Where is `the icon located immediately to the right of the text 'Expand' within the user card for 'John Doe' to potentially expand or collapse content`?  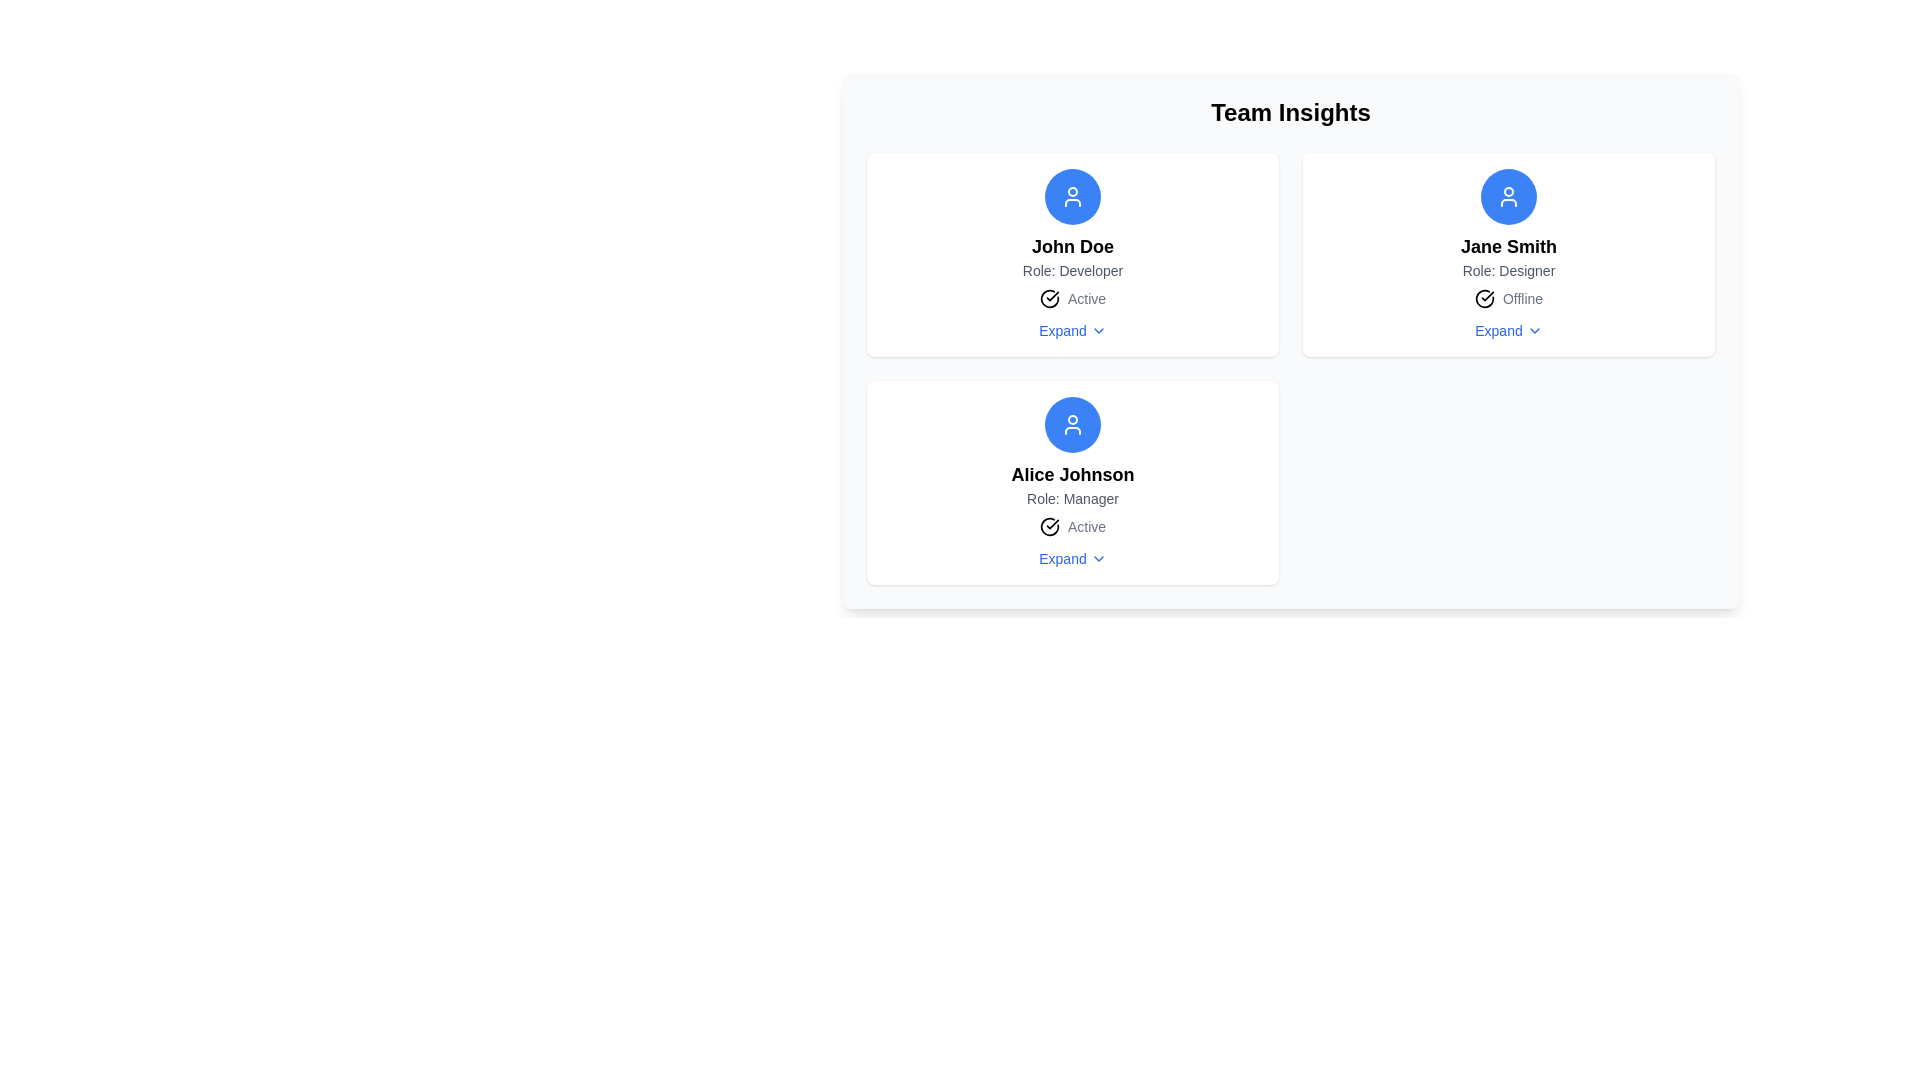 the icon located immediately to the right of the text 'Expand' within the user card for 'John Doe' to potentially expand or collapse content is located at coordinates (1097, 330).